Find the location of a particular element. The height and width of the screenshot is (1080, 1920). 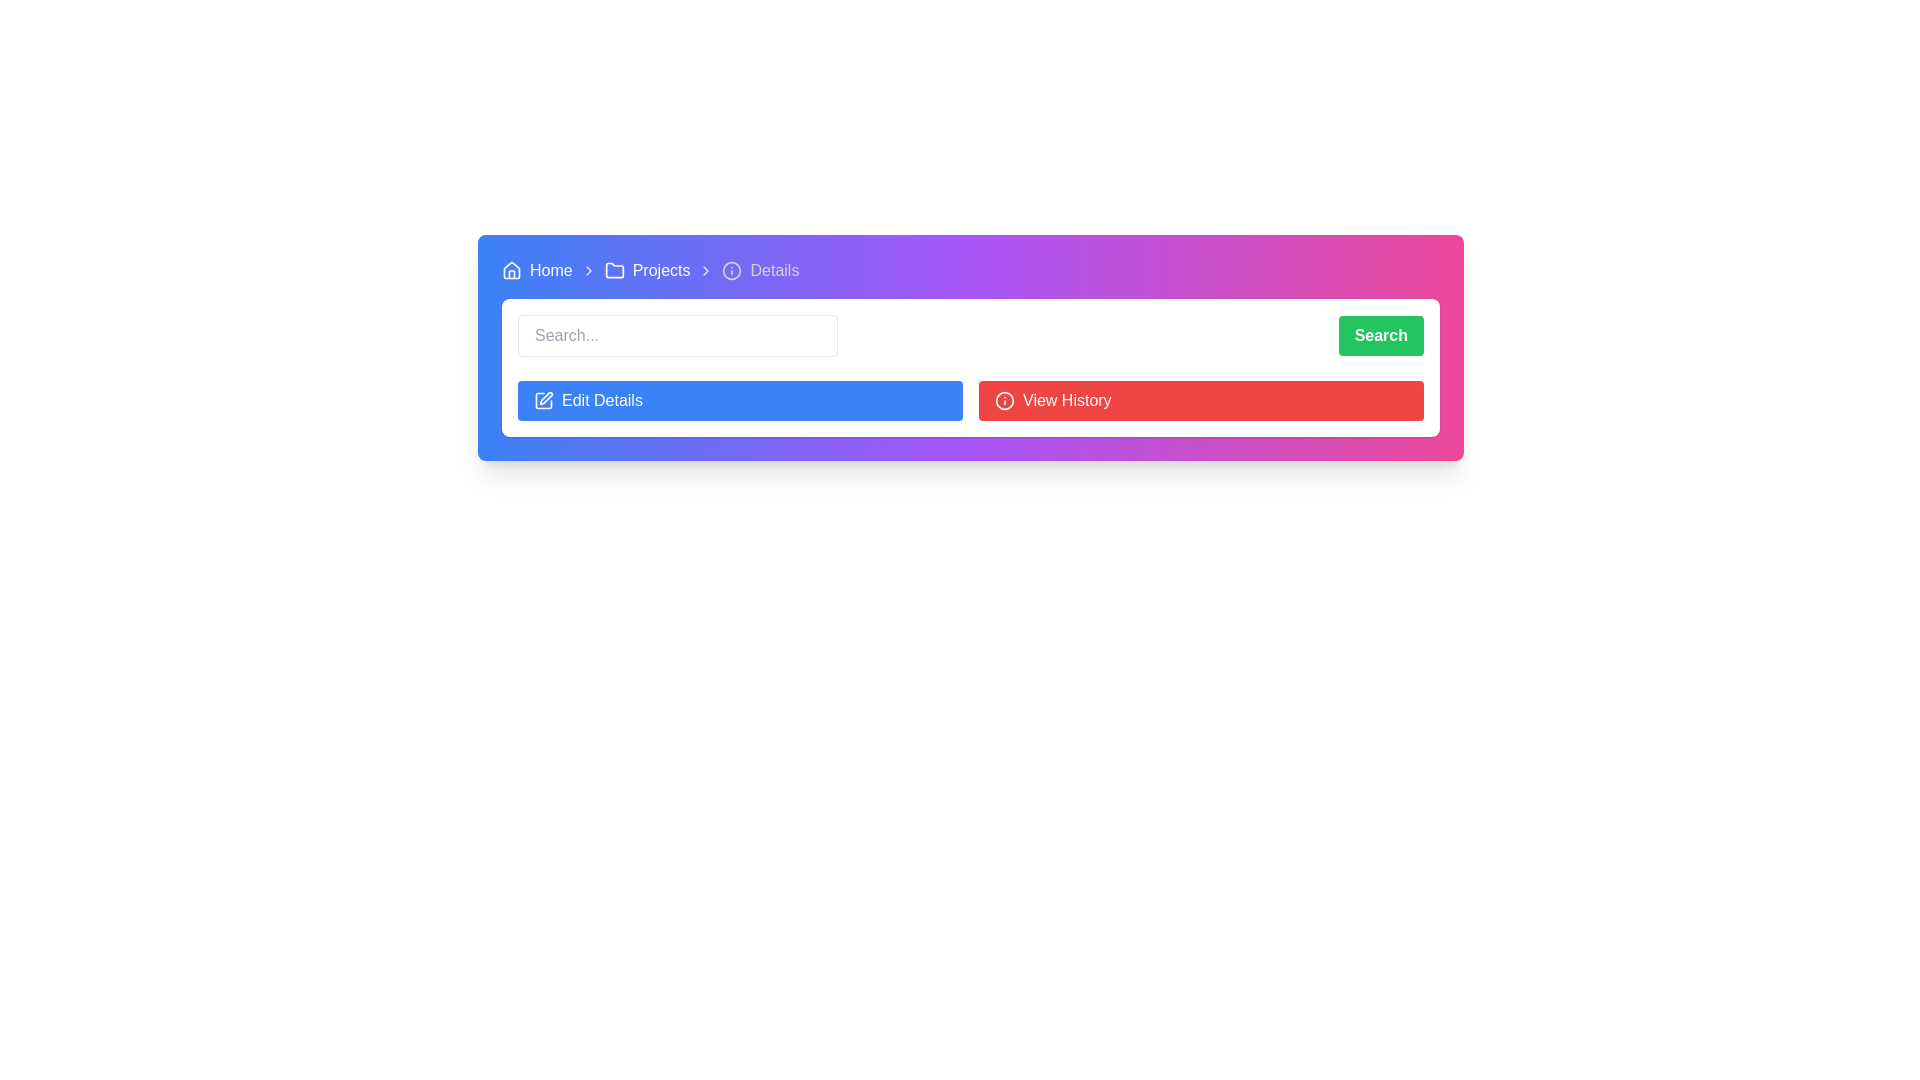

the 'Details' breadcrumb navigation item, which consists of an 'i' icon followed by the text 'Details', located on the rightmost side of the breadcrumb navigation bar is located at coordinates (759, 270).